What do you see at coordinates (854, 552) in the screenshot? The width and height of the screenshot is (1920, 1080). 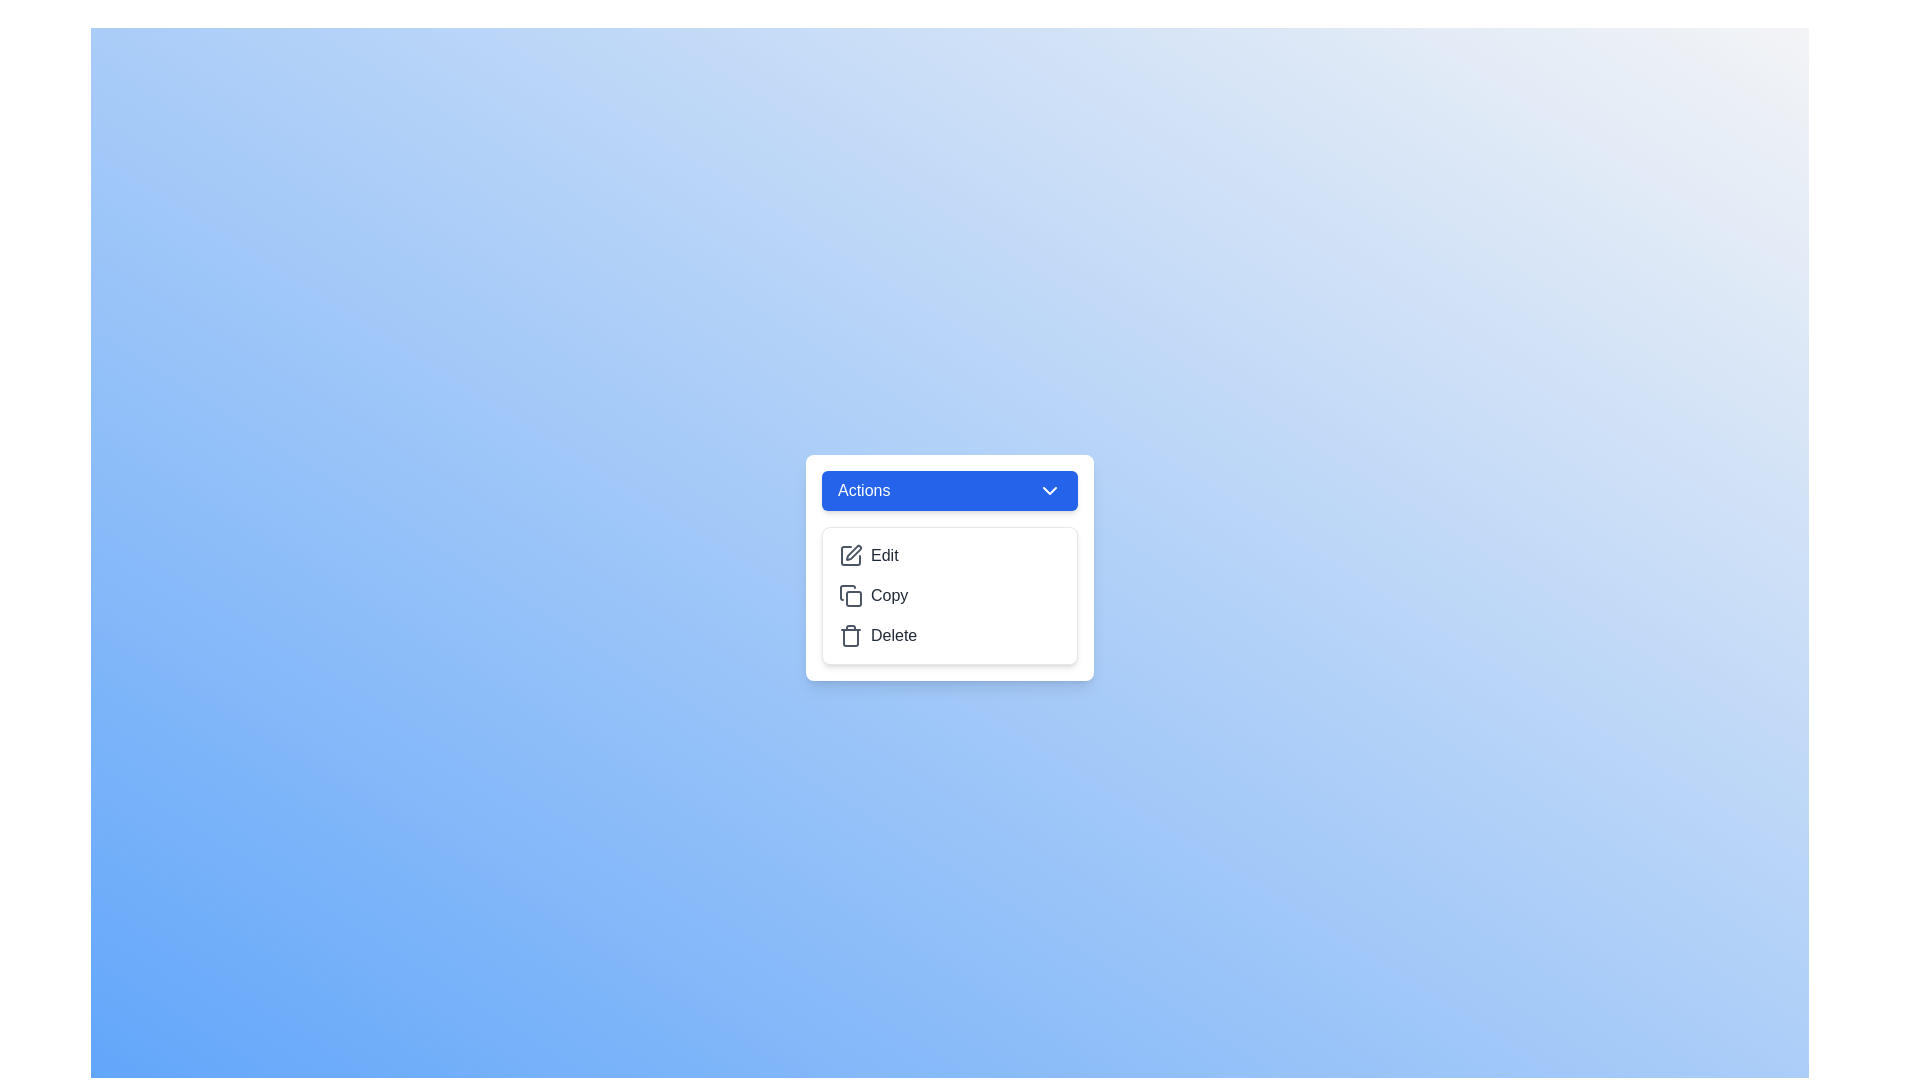 I see `the decorative 'Edit' icon located within the dropdown menu, positioned to the right of its sibling element, to enhance user recognition` at bounding box center [854, 552].